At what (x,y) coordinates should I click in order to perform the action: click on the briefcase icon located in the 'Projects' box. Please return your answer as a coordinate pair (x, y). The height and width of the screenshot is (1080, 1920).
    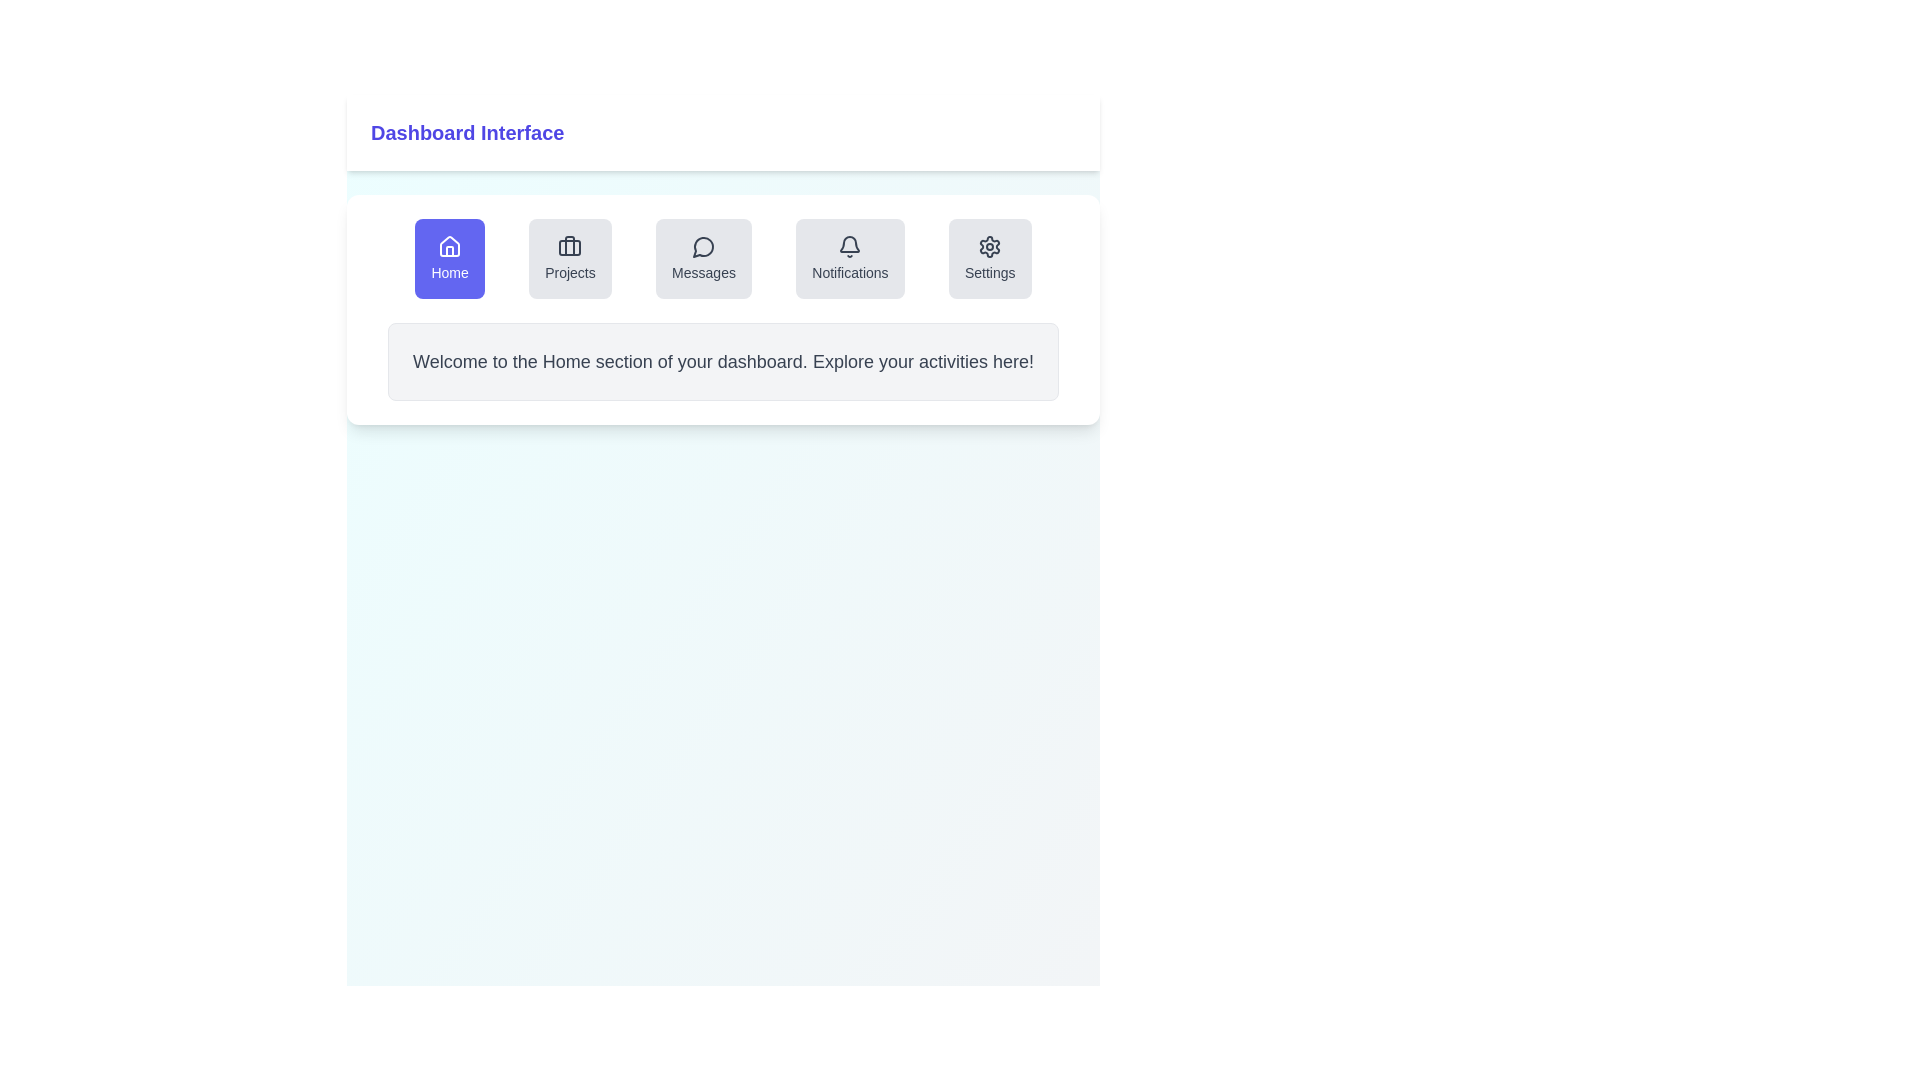
    Looking at the image, I should click on (569, 245).